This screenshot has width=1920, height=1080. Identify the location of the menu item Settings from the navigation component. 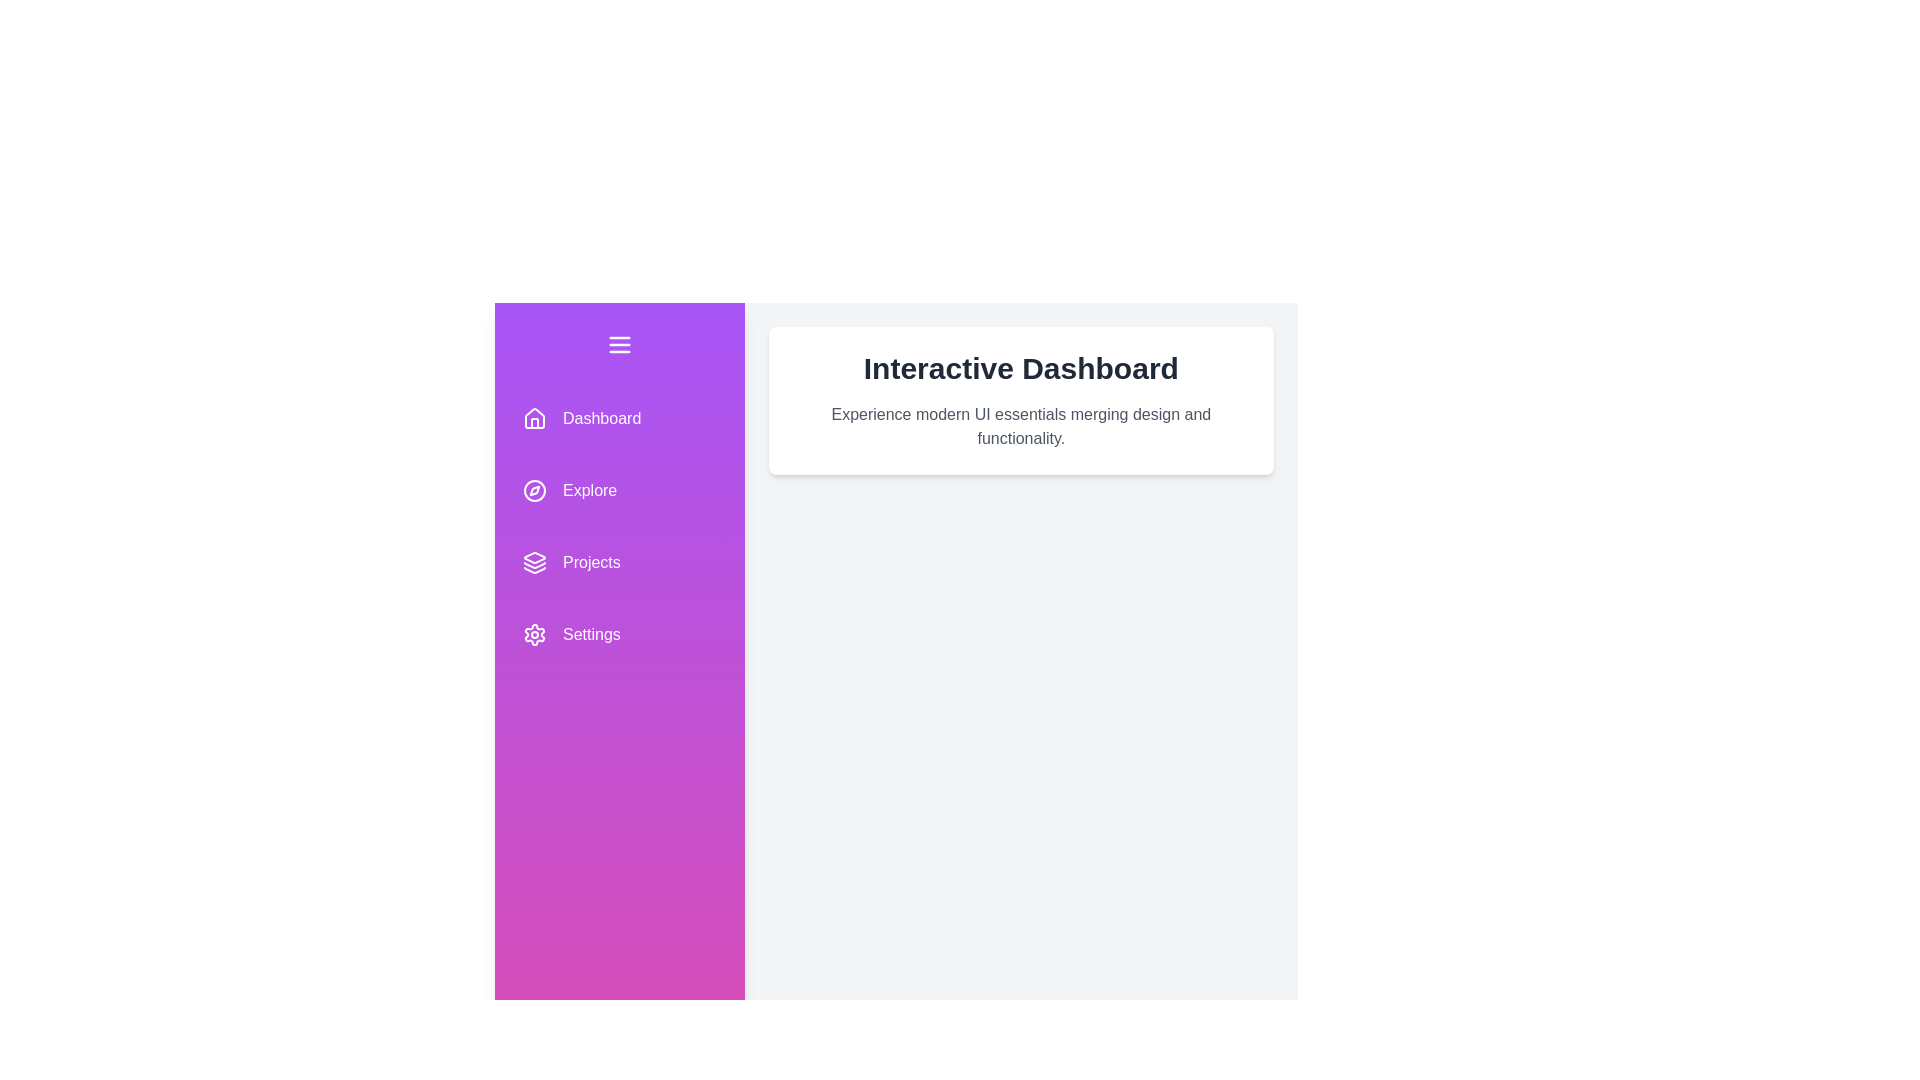
(618, 635).